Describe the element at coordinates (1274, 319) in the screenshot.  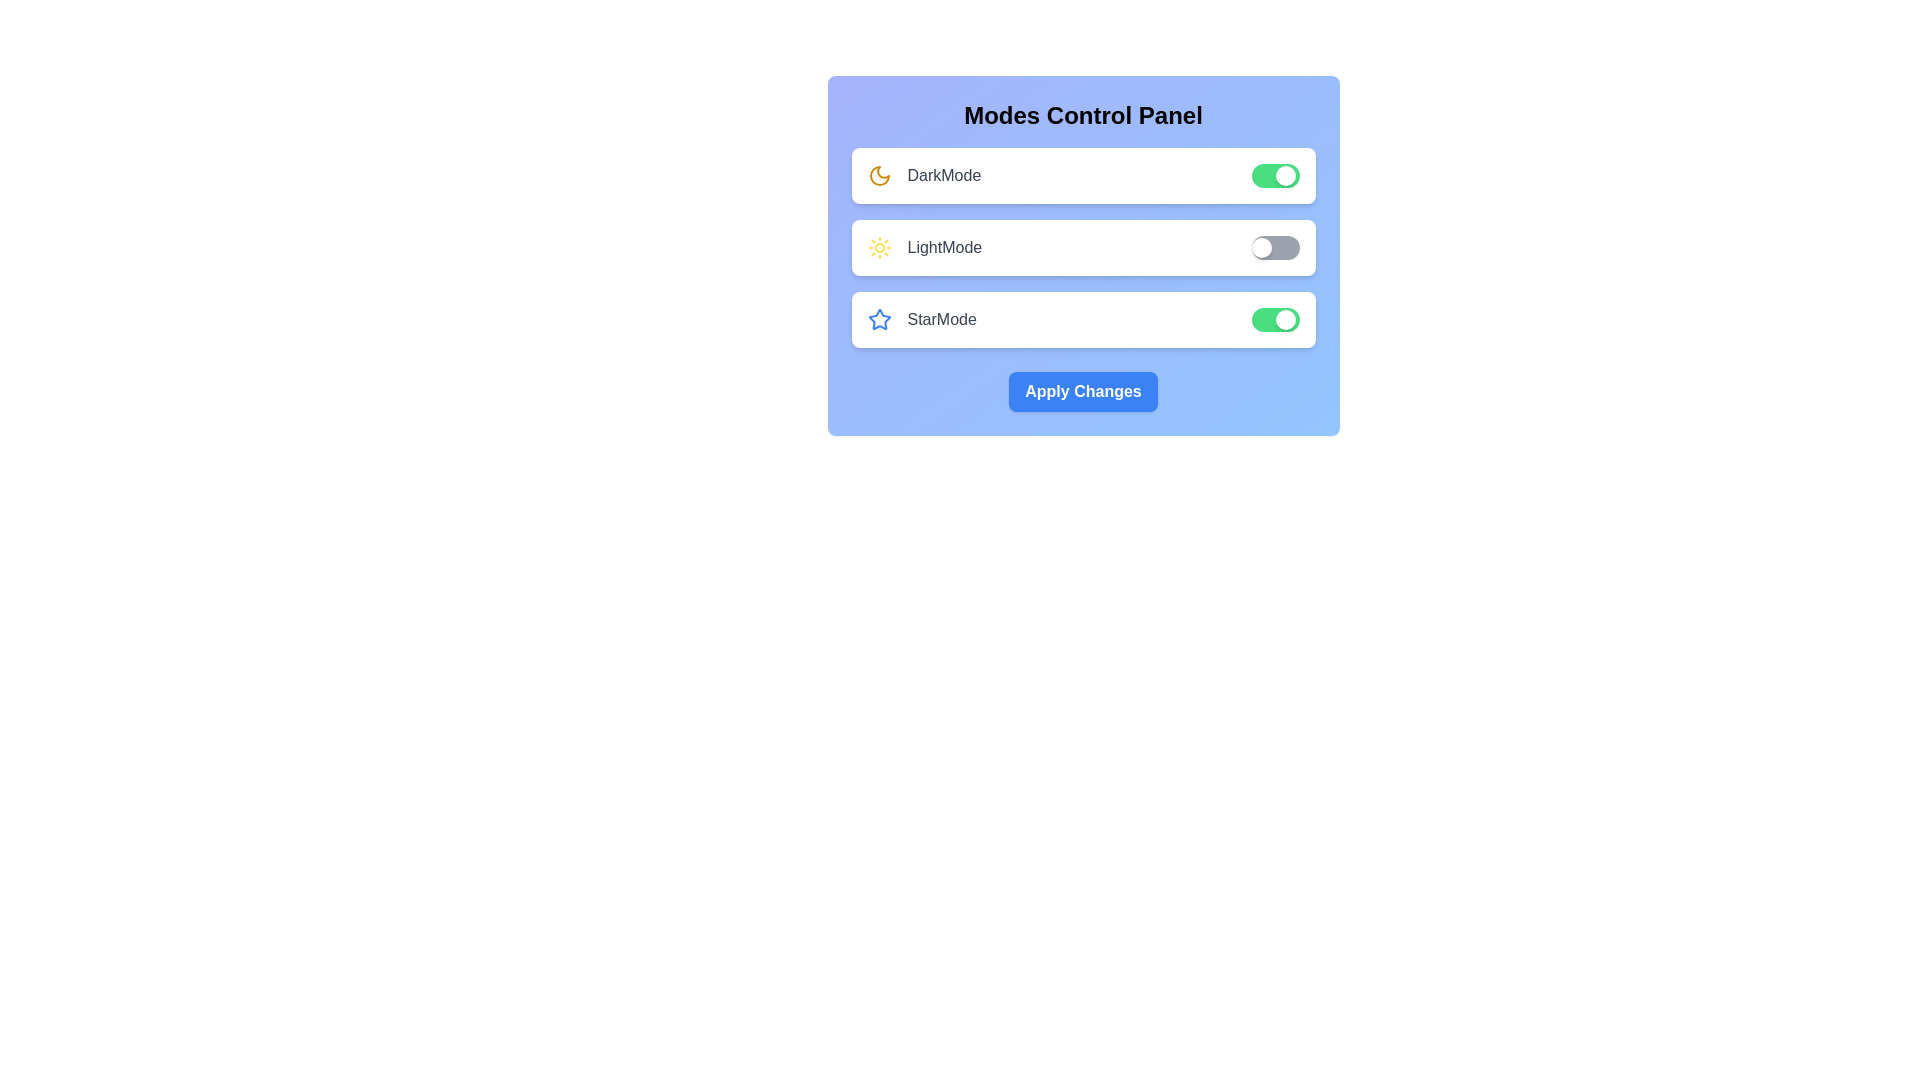
I see `the toggle switch for 'StarMode' to change its state` at that location.